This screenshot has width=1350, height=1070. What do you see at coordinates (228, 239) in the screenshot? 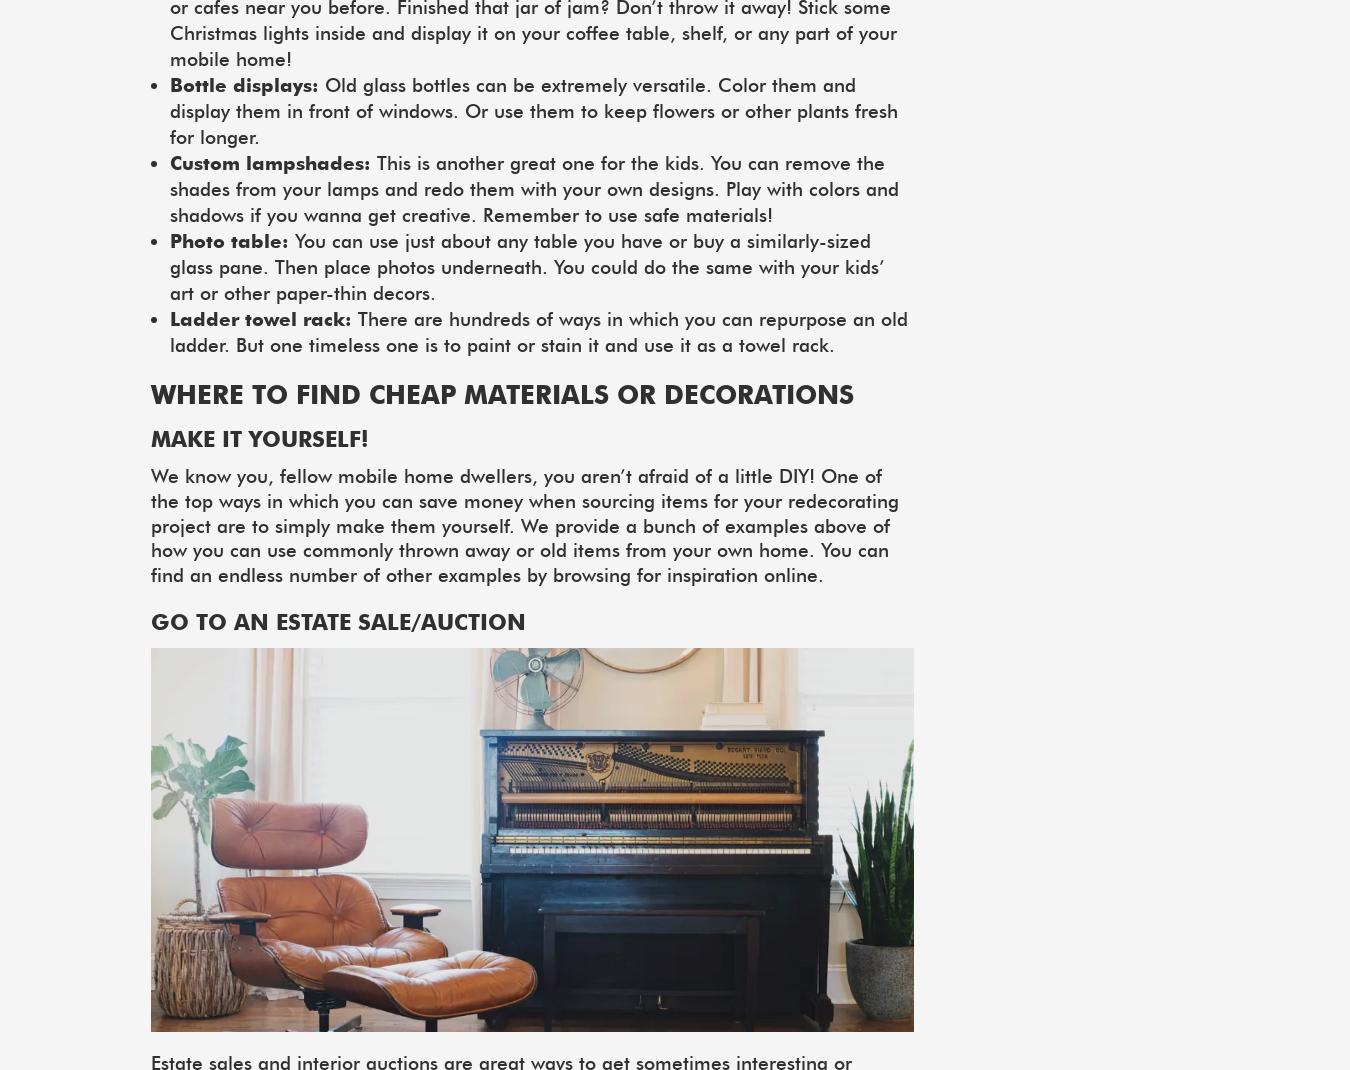
I see `'Photo table:'` at bounding box center [228, 239].